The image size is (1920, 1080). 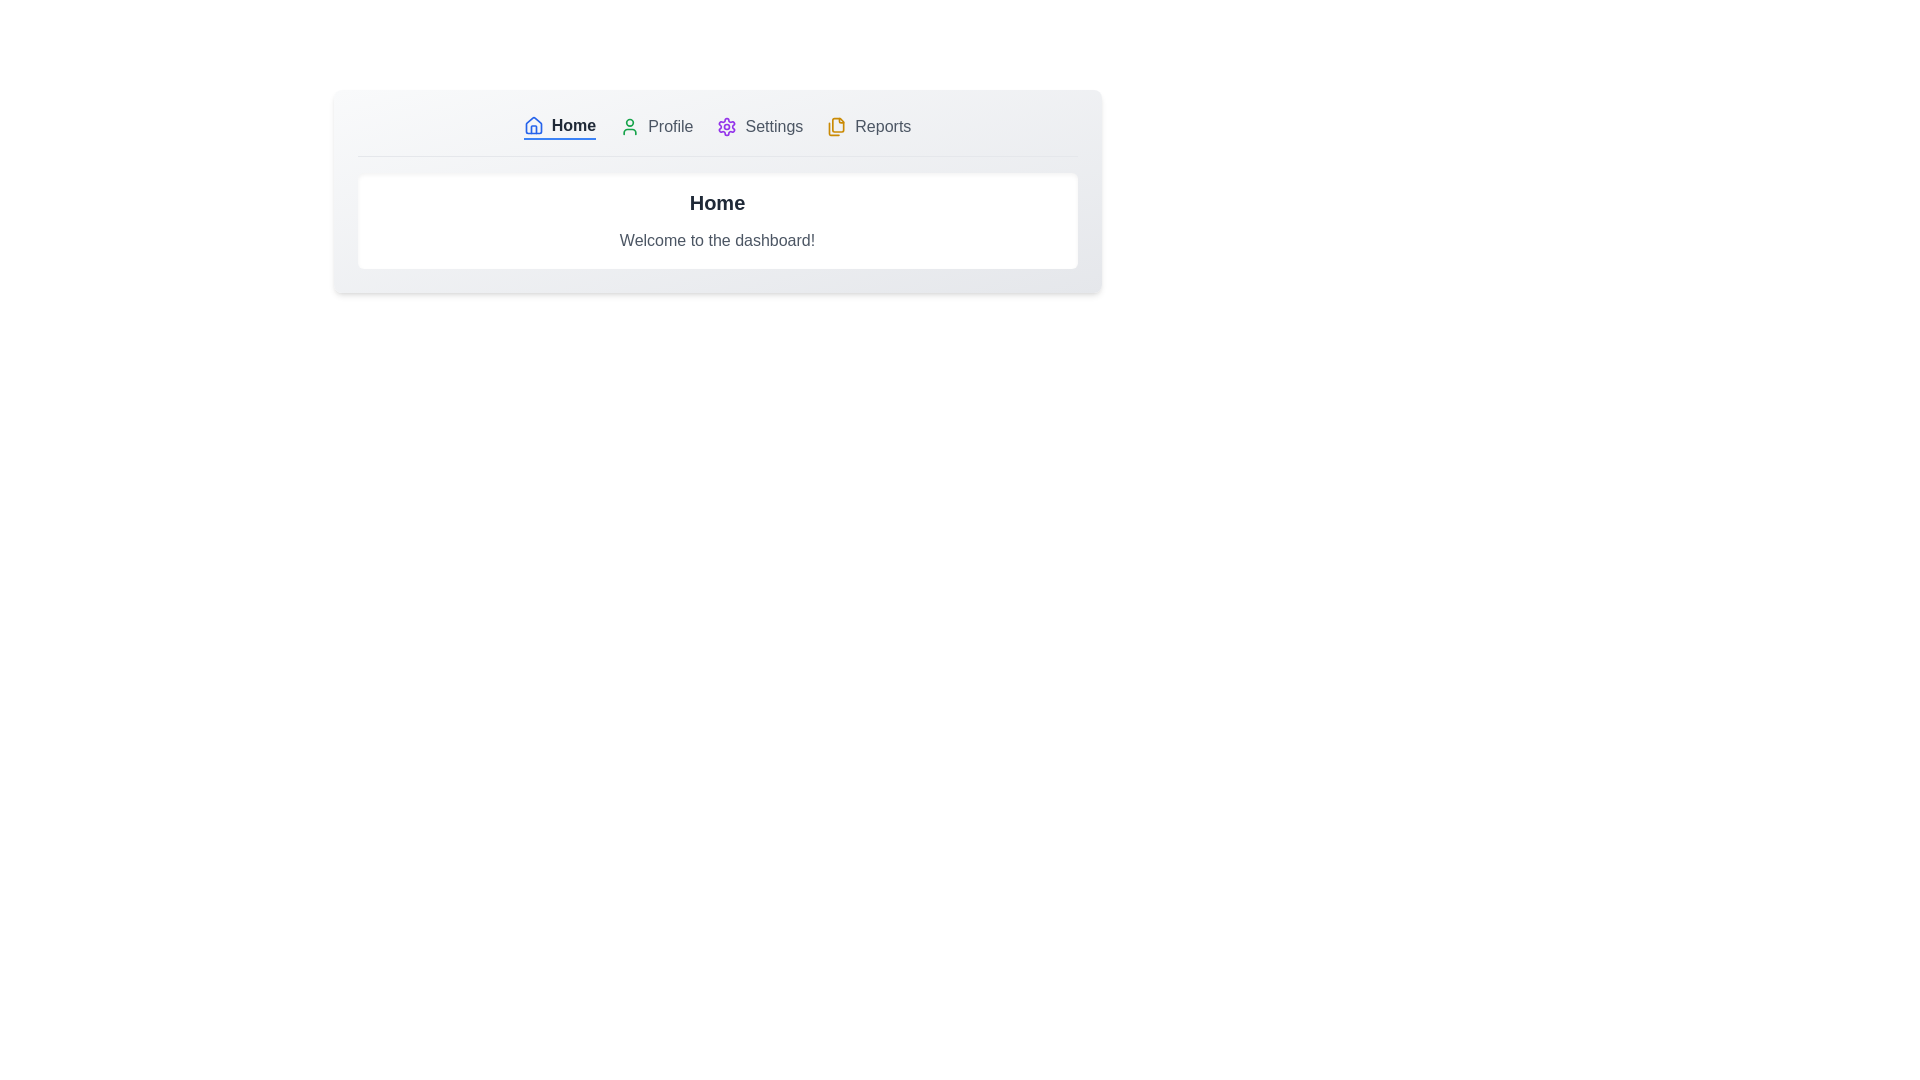 What do you see at coordinates (559, 127) in the screenshot?
I see `the tab labeled Home by clicking on its button` at bounding box center [559, 127].